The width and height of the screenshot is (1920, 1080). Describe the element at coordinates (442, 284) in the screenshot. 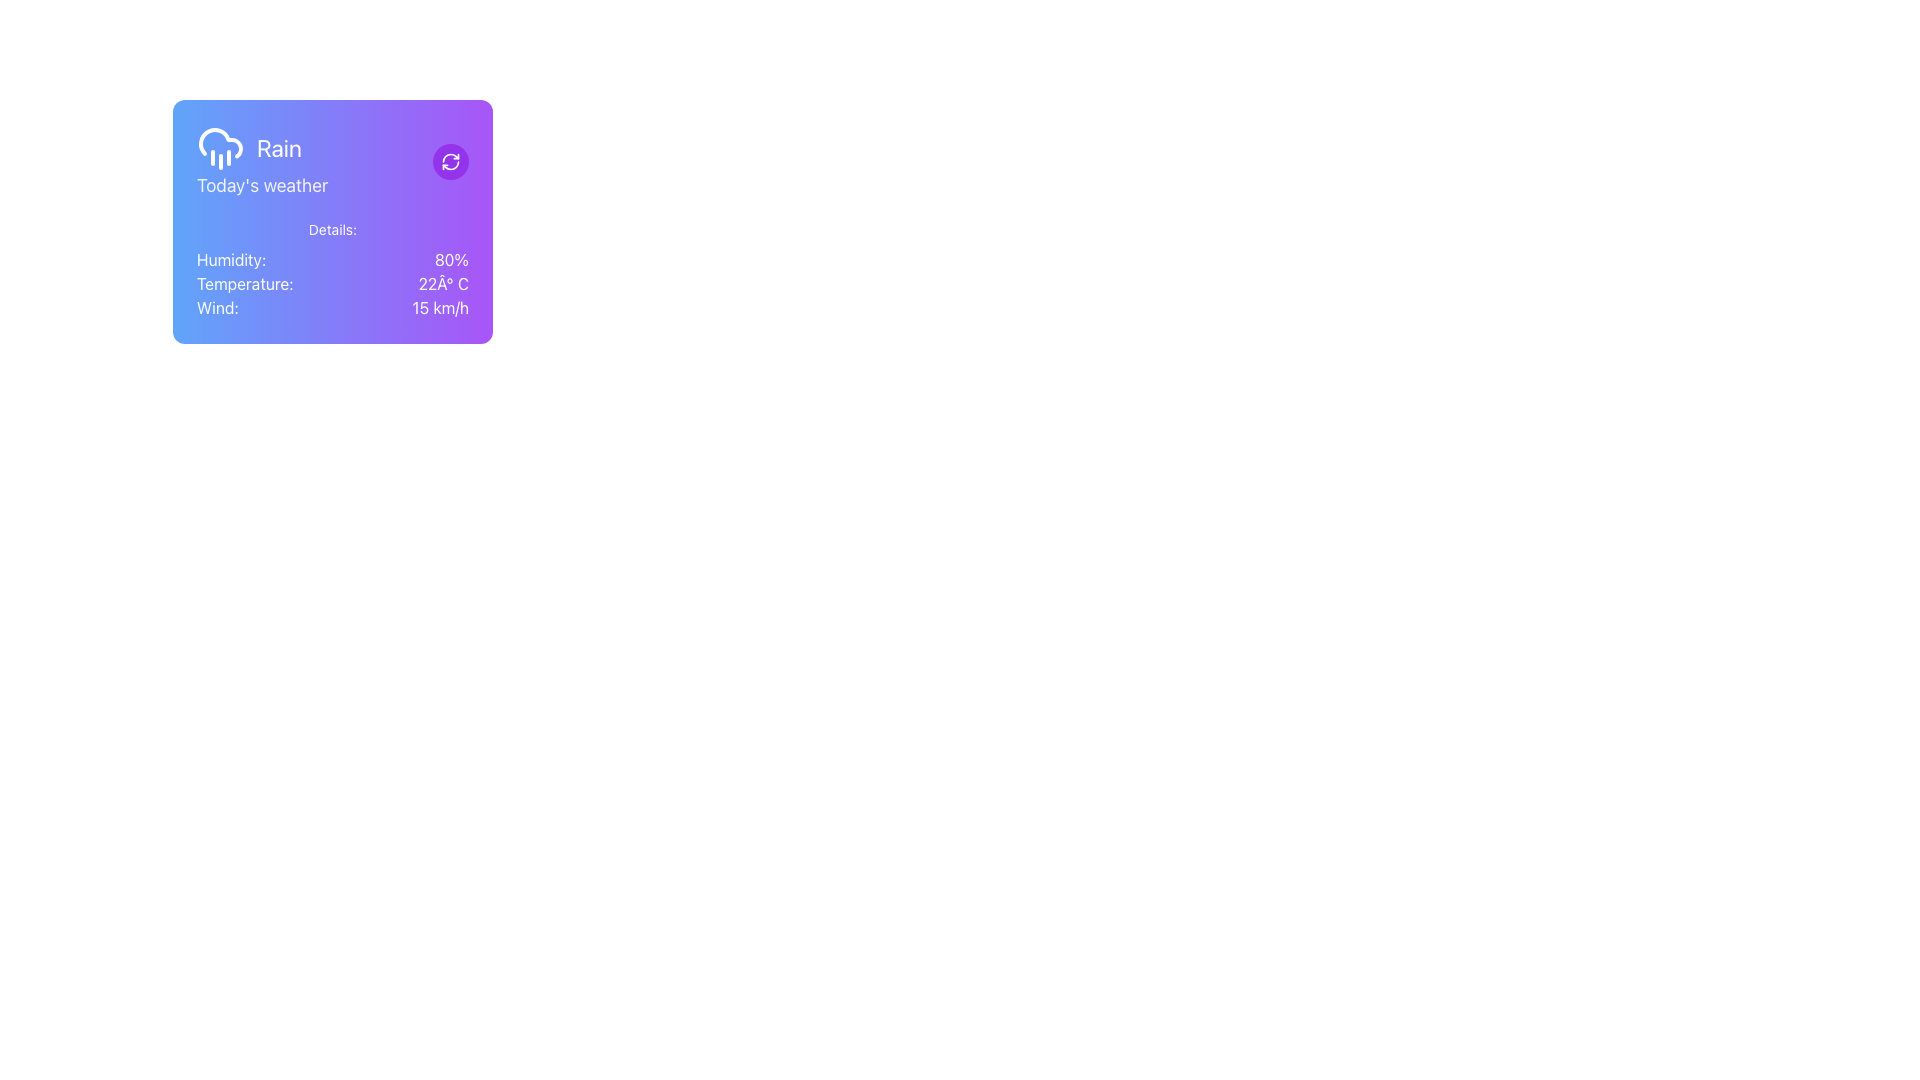

I see `the text label displaying '22° C' in white font on a gradient purple background` at that location.